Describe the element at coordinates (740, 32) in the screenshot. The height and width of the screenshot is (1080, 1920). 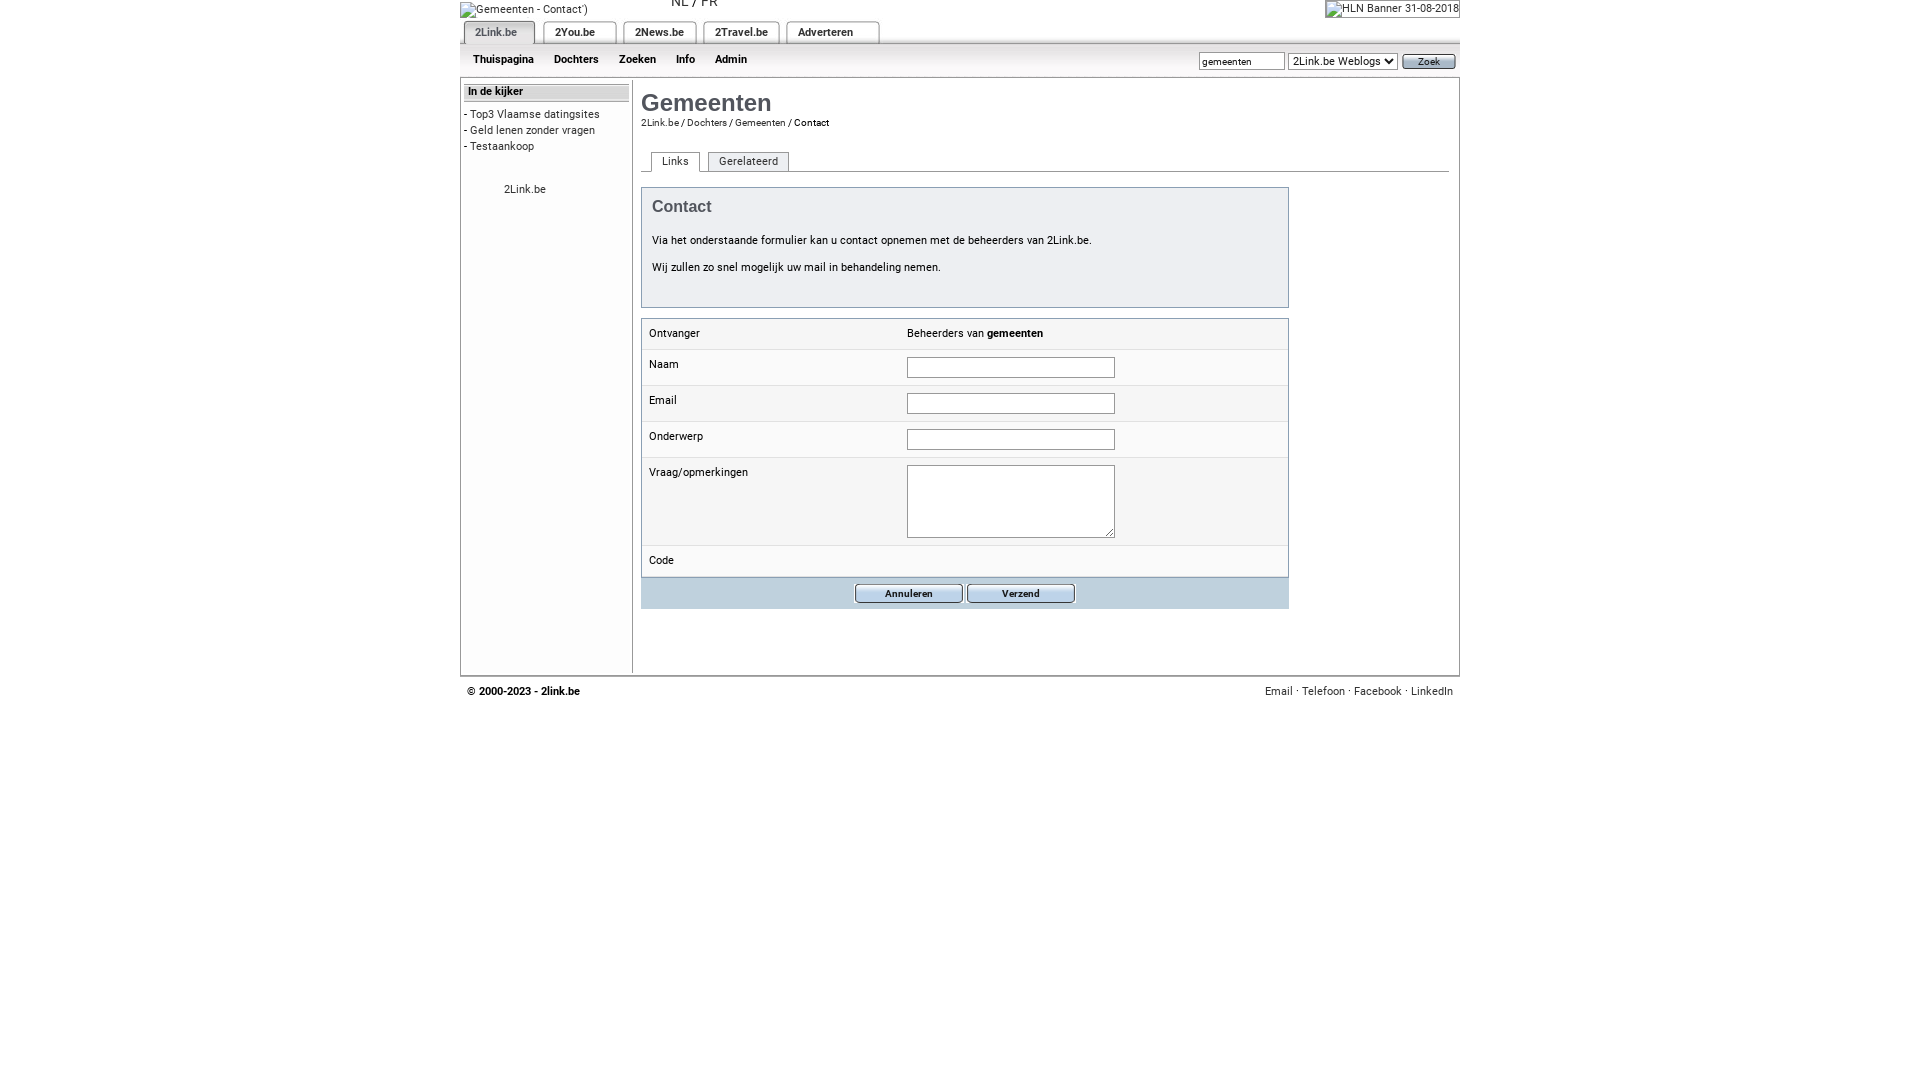
I see `'2Travel.be'` at that location.